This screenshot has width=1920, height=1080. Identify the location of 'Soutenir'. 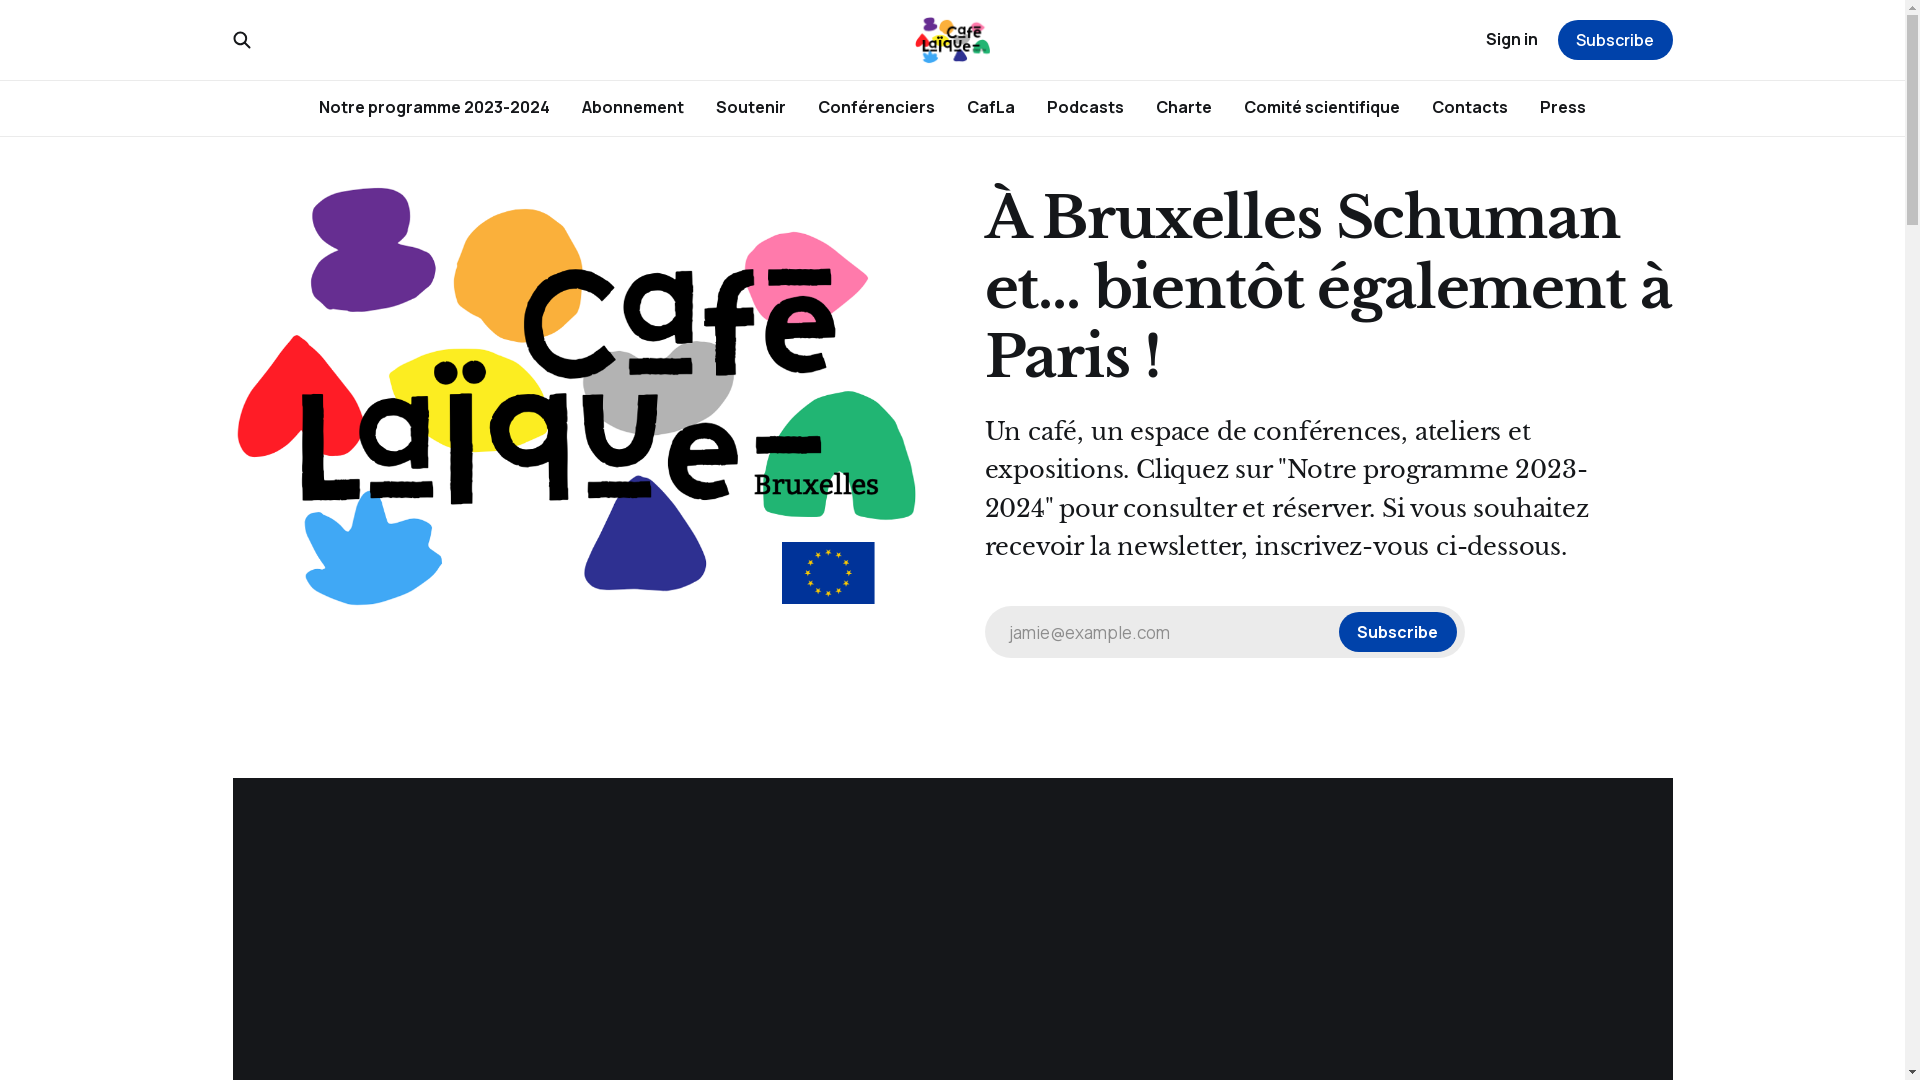
(749, 107).